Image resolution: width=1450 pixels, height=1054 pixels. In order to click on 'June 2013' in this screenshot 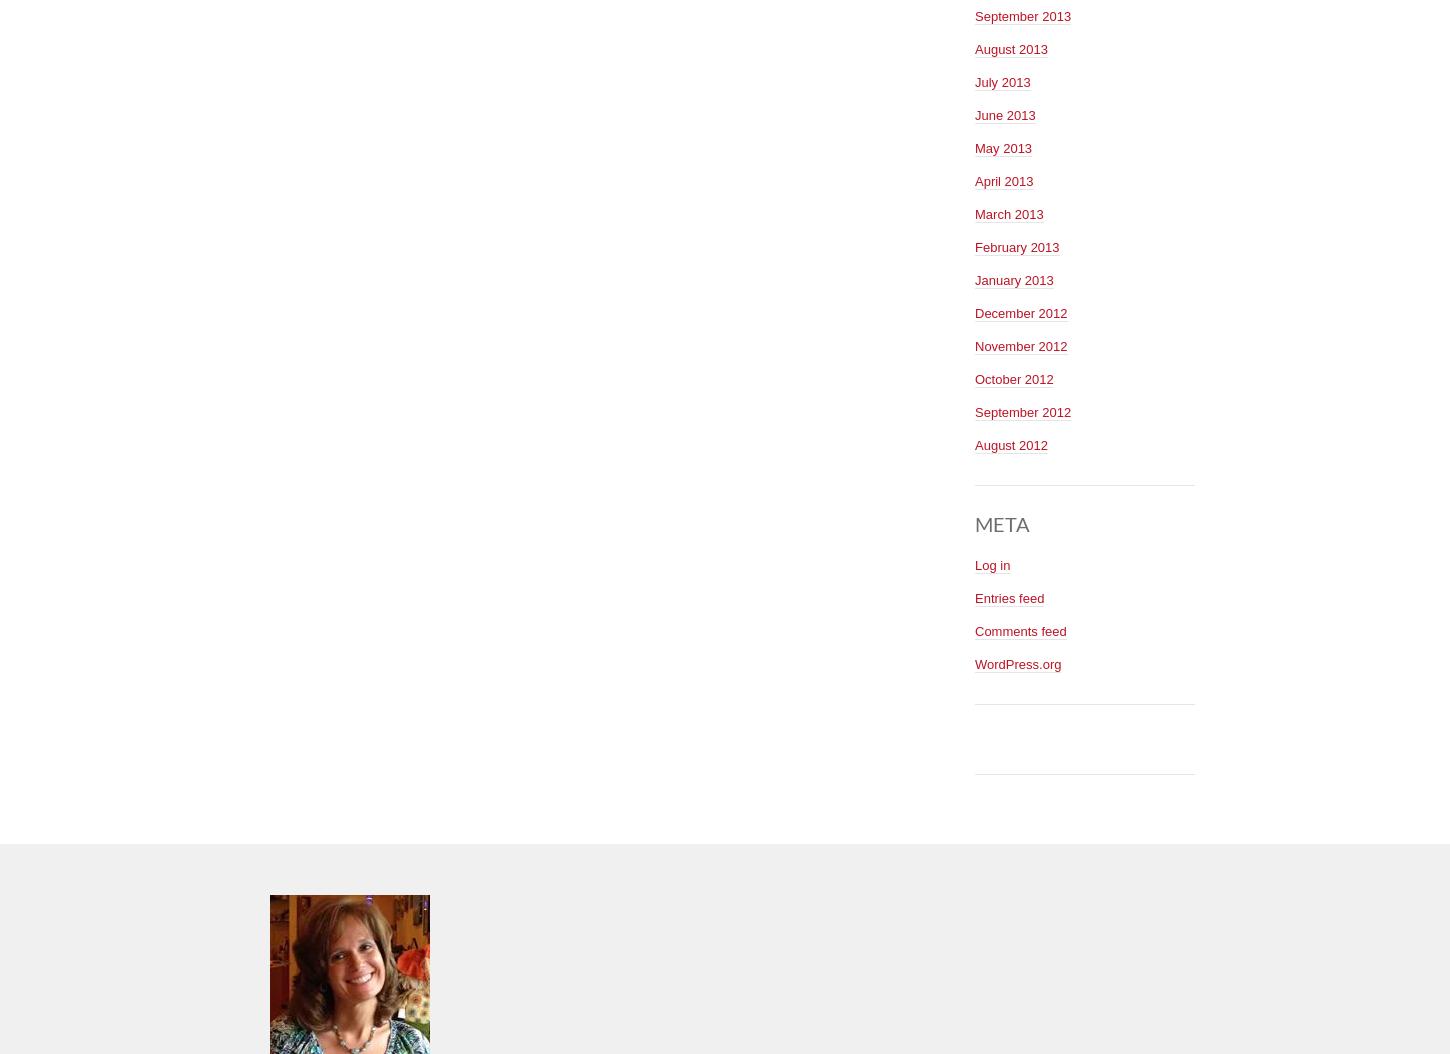, I will do `click(1004, 114)`.